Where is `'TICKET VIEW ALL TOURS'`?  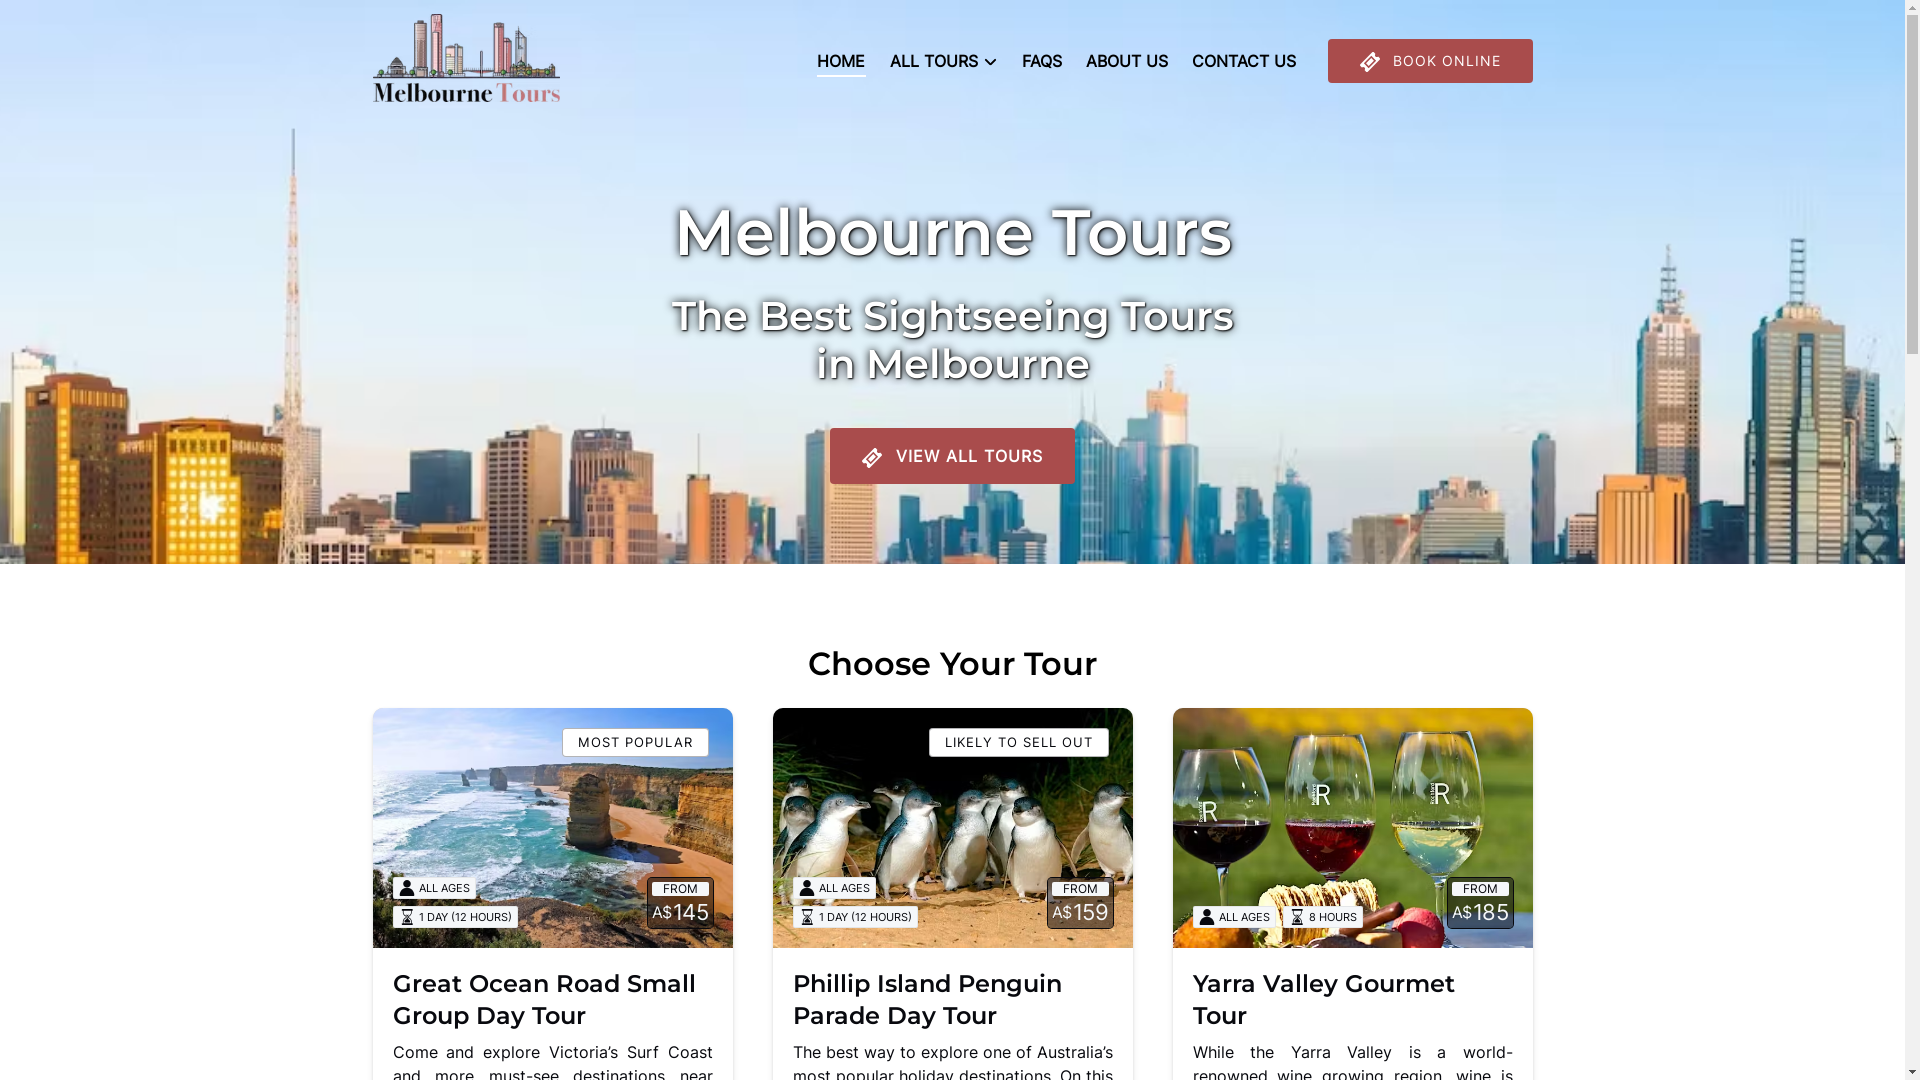
'TICKET VIEW ALL TOURS' is located at coordinates (830, 400).